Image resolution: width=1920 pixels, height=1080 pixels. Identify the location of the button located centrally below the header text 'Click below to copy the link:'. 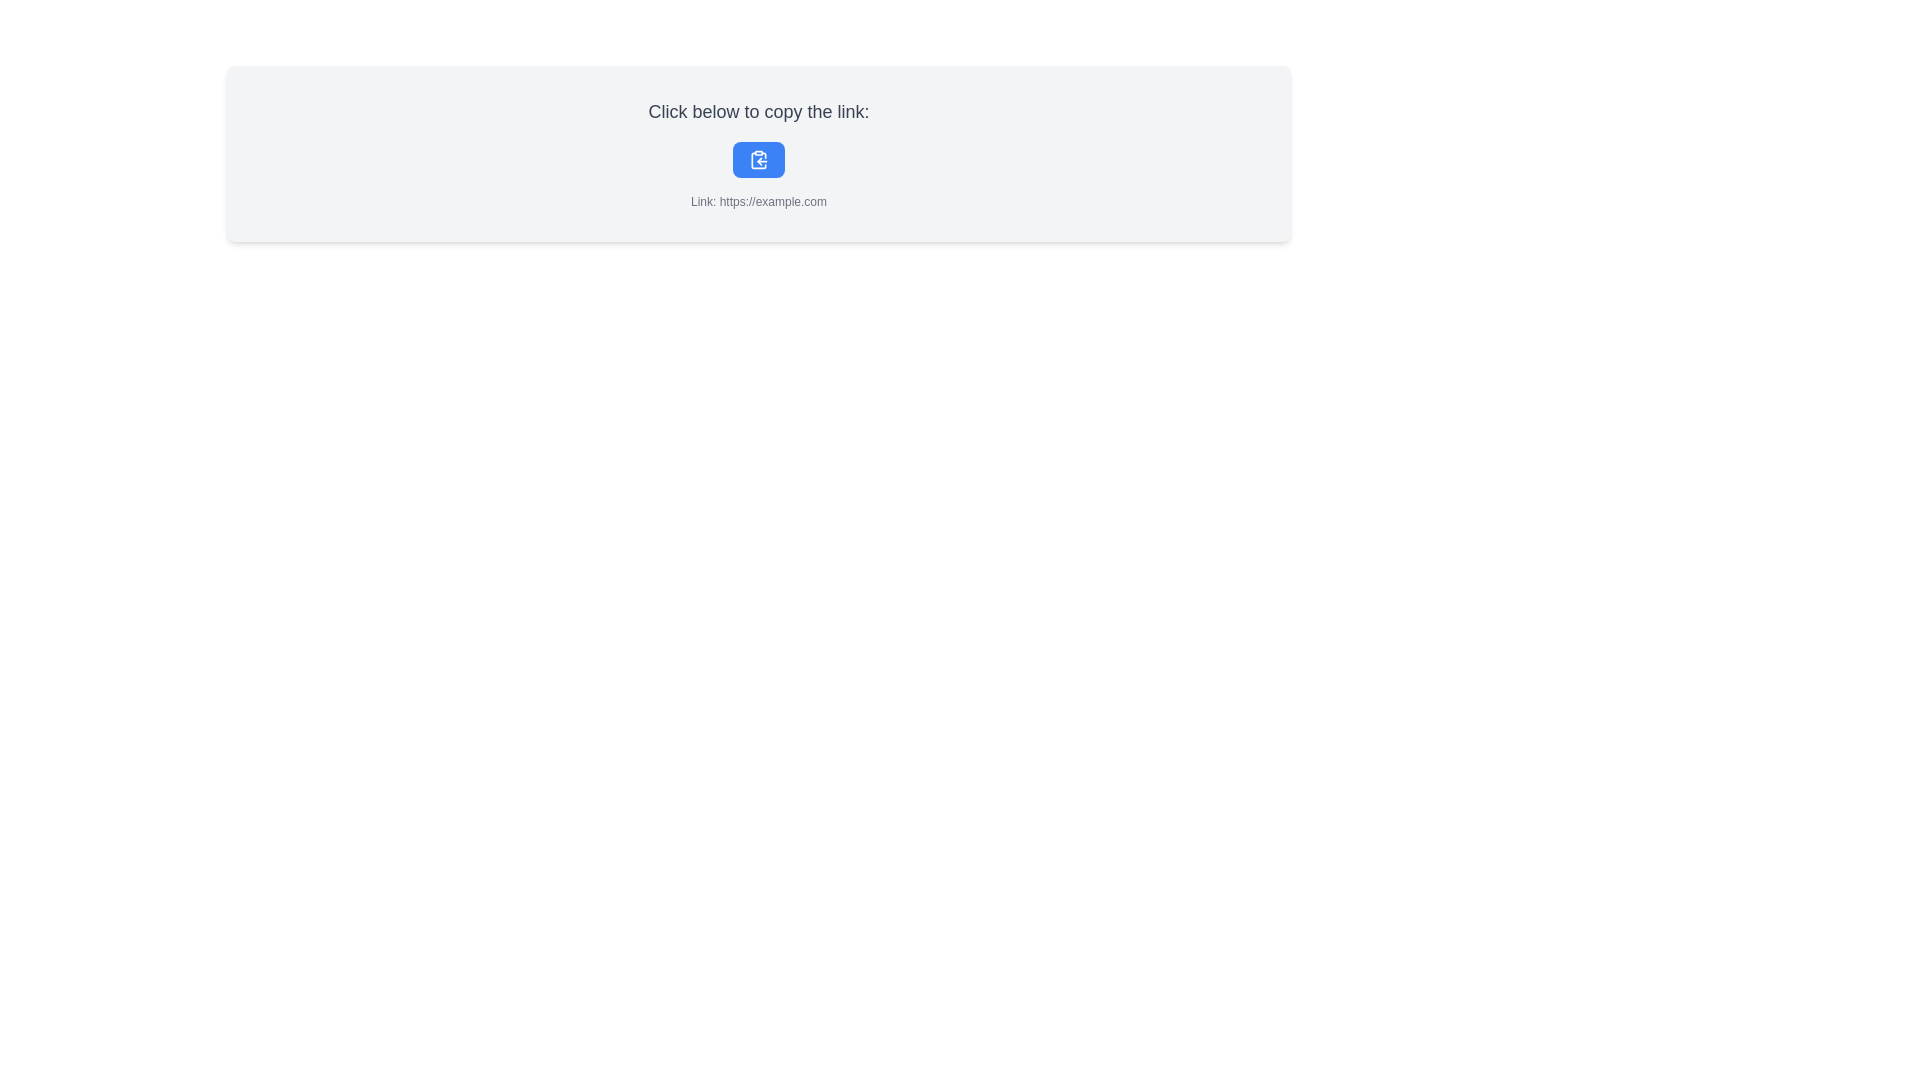
(757, 158).